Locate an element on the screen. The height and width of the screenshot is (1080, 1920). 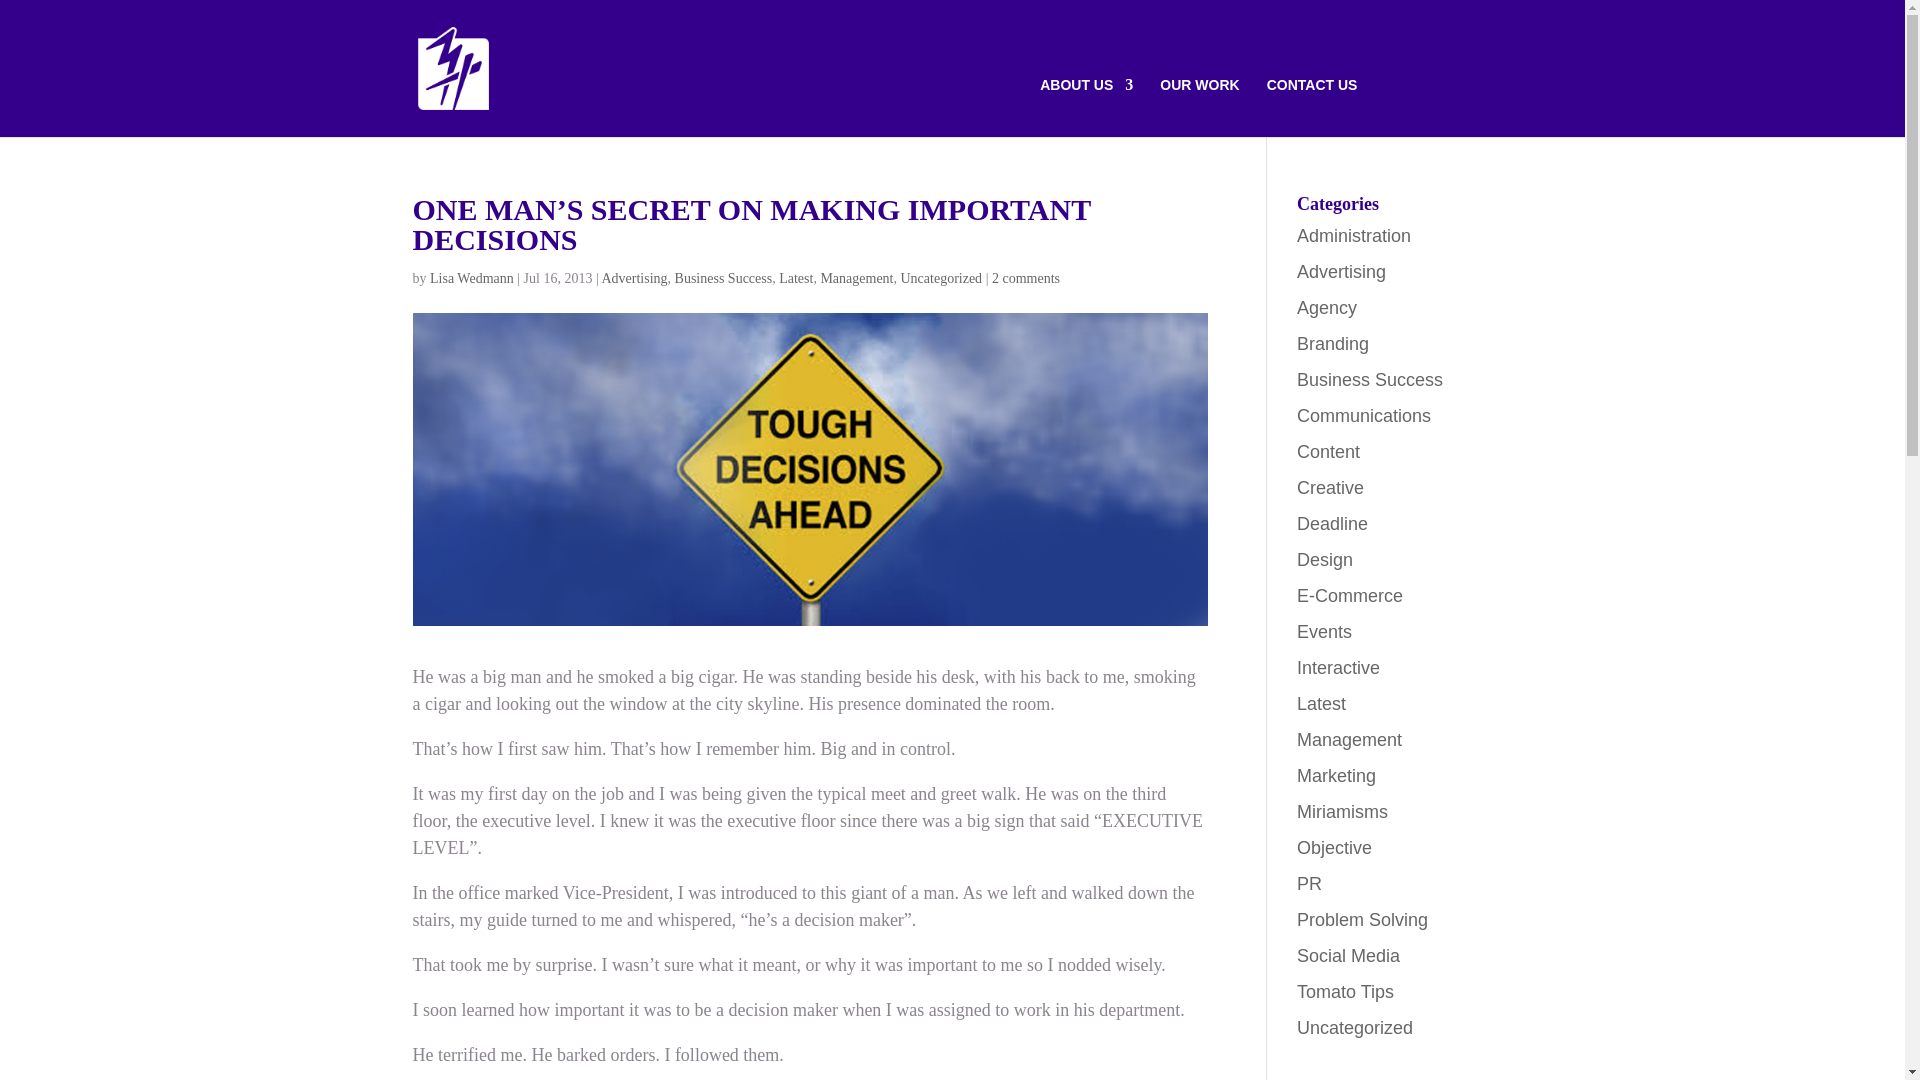
'Objective' is located at coordinates (1296, 848).